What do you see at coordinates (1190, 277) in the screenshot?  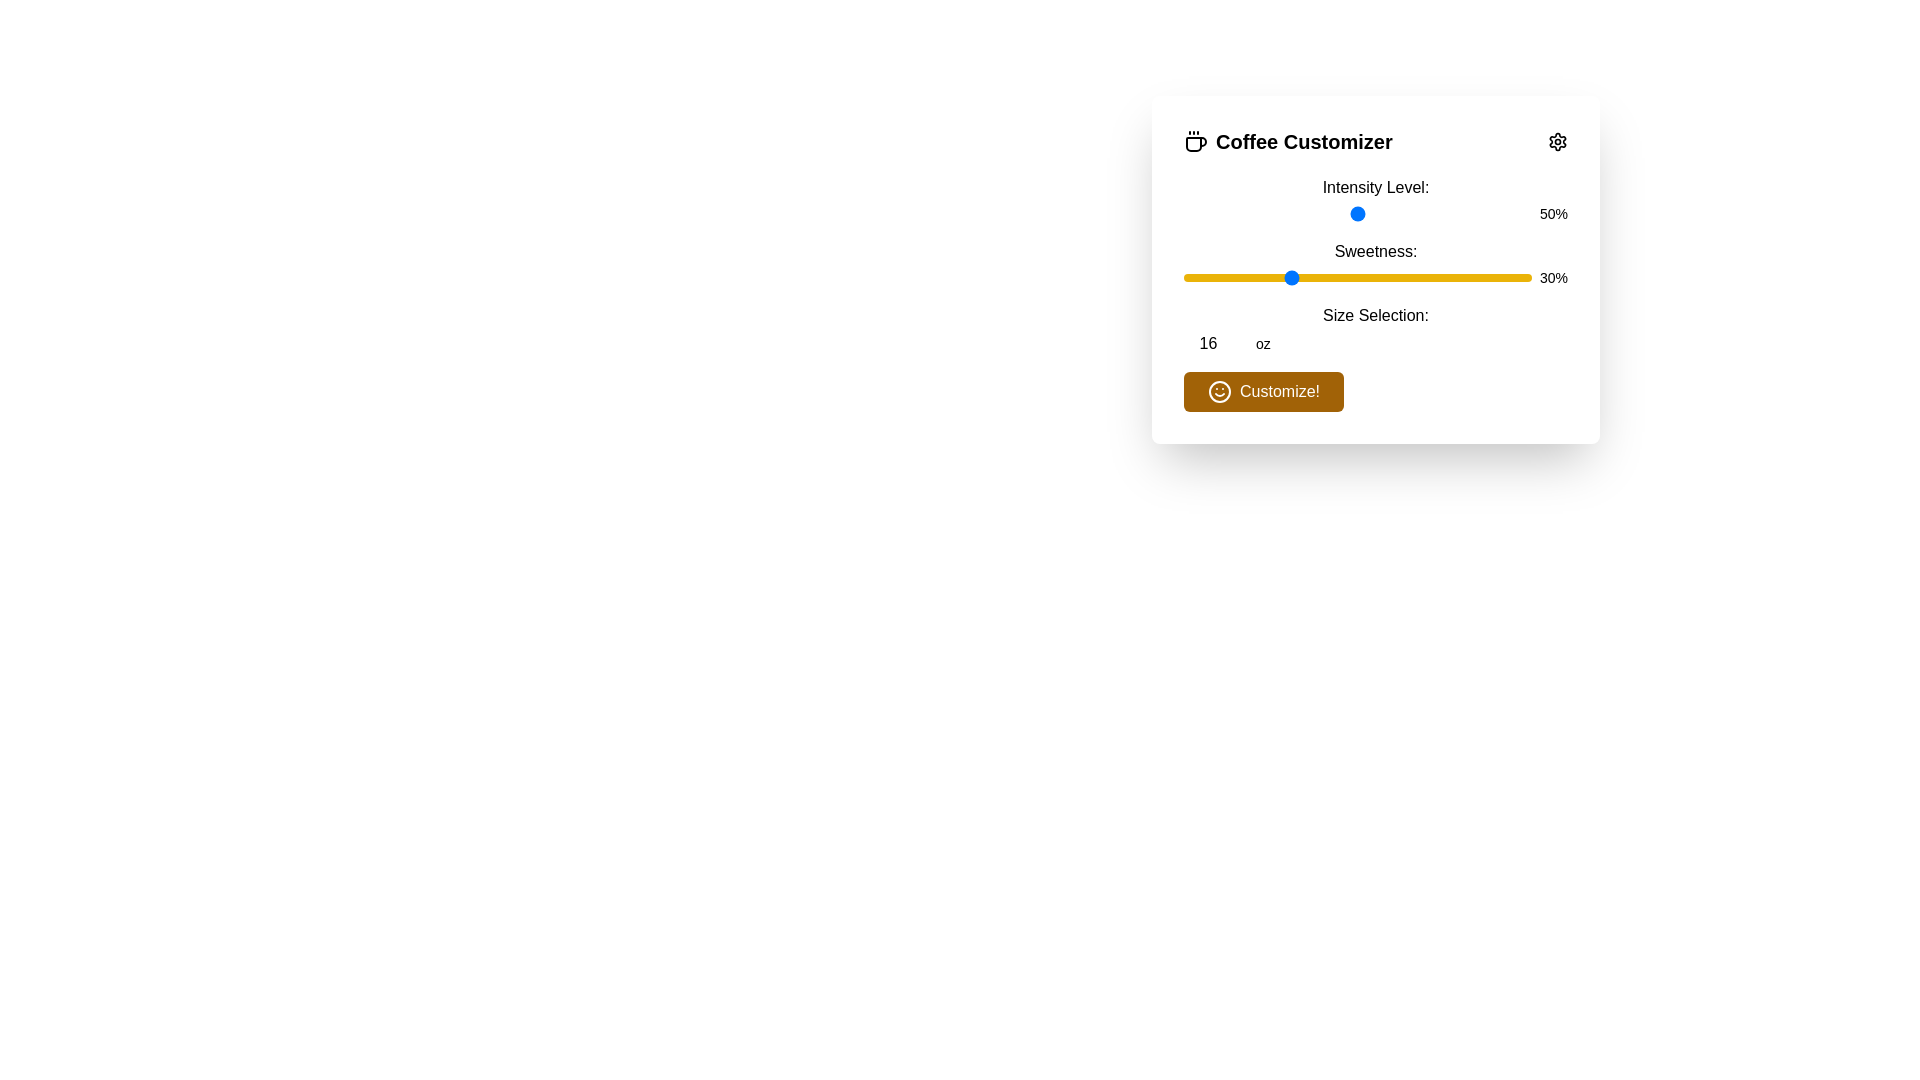 I see `the Sweetness slider to 2%` at bounding box center [1190, 277].